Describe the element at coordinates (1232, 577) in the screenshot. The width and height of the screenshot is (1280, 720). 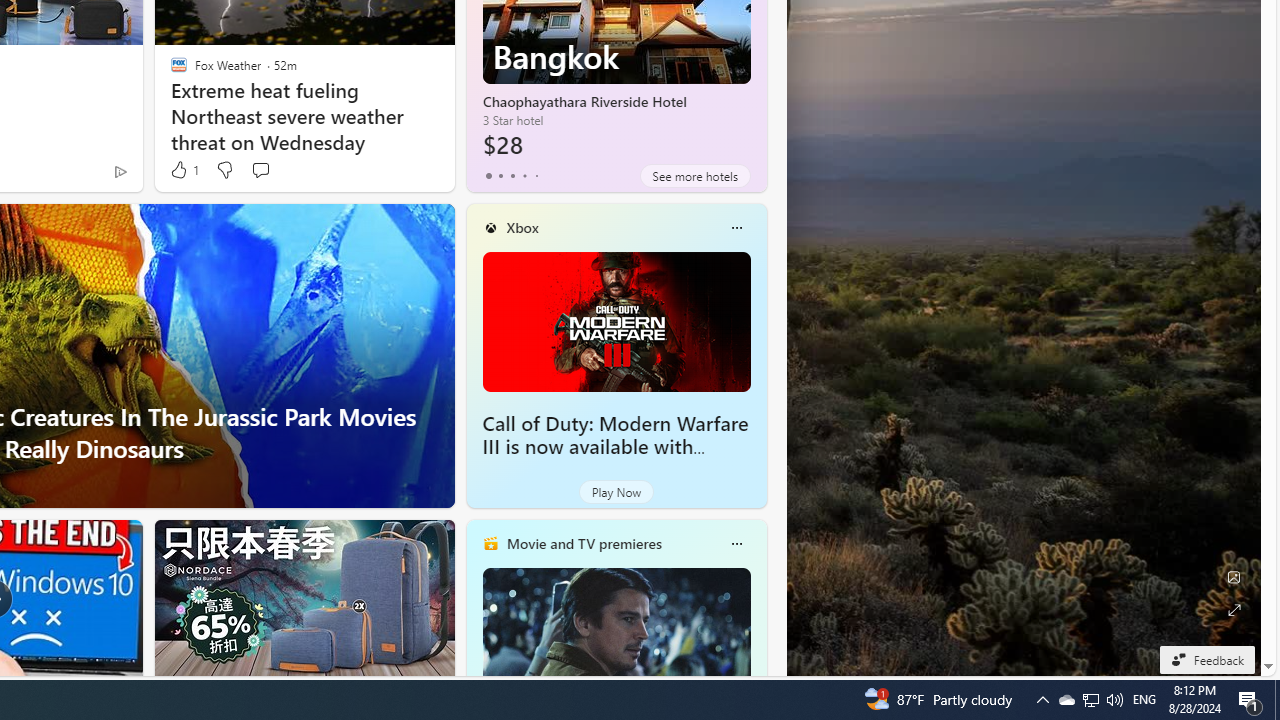
I see `'Edit Background'` at that location.